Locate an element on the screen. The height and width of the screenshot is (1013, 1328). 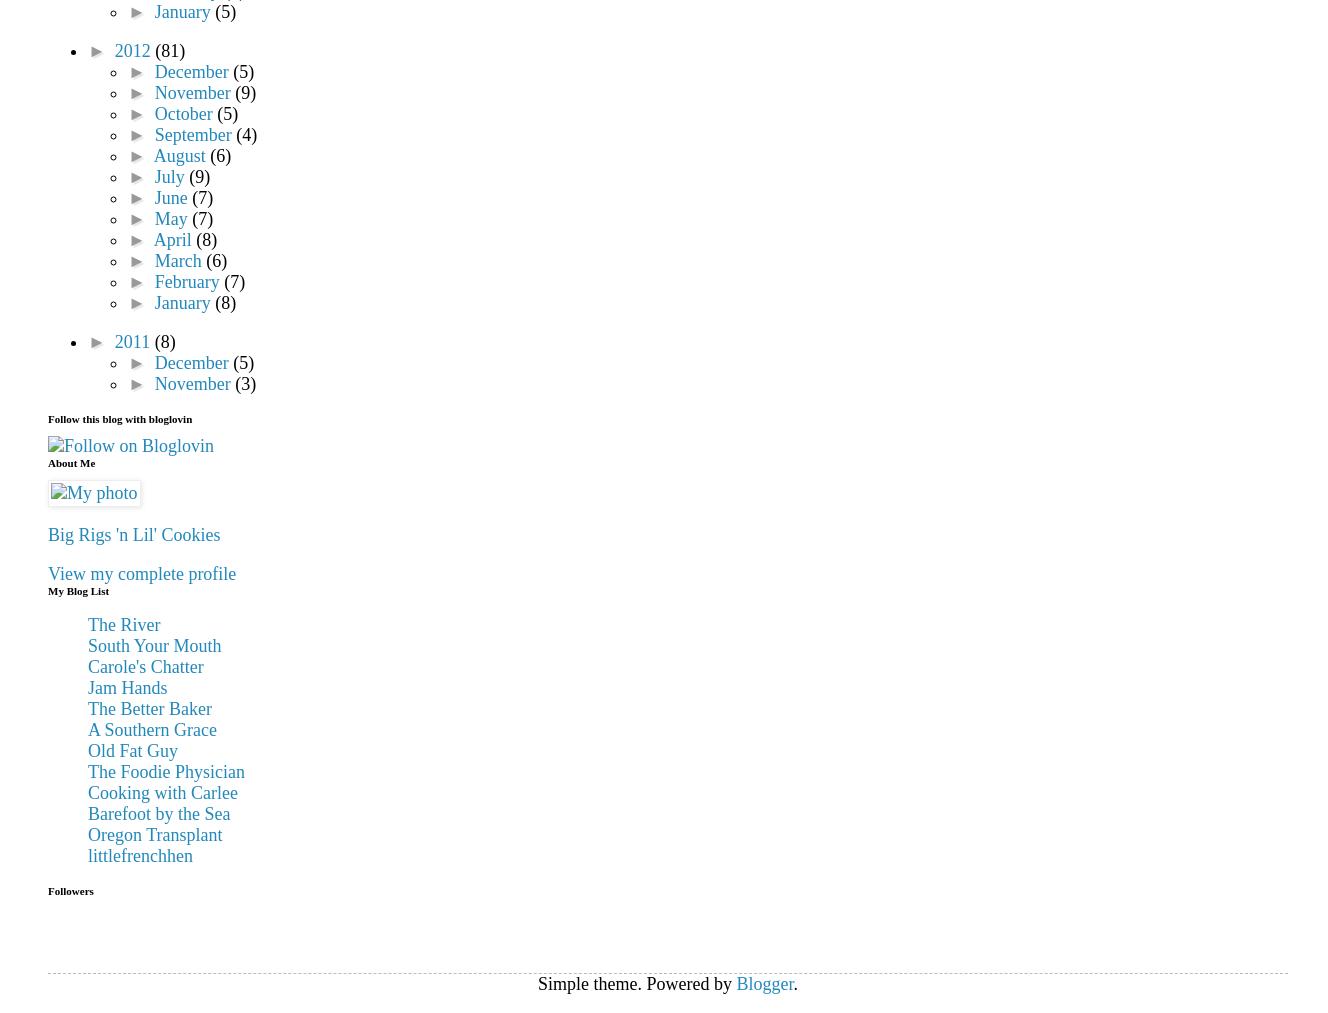
'Big Rigs 'n Lil' Cookies' is located at coordinates (132, 534).